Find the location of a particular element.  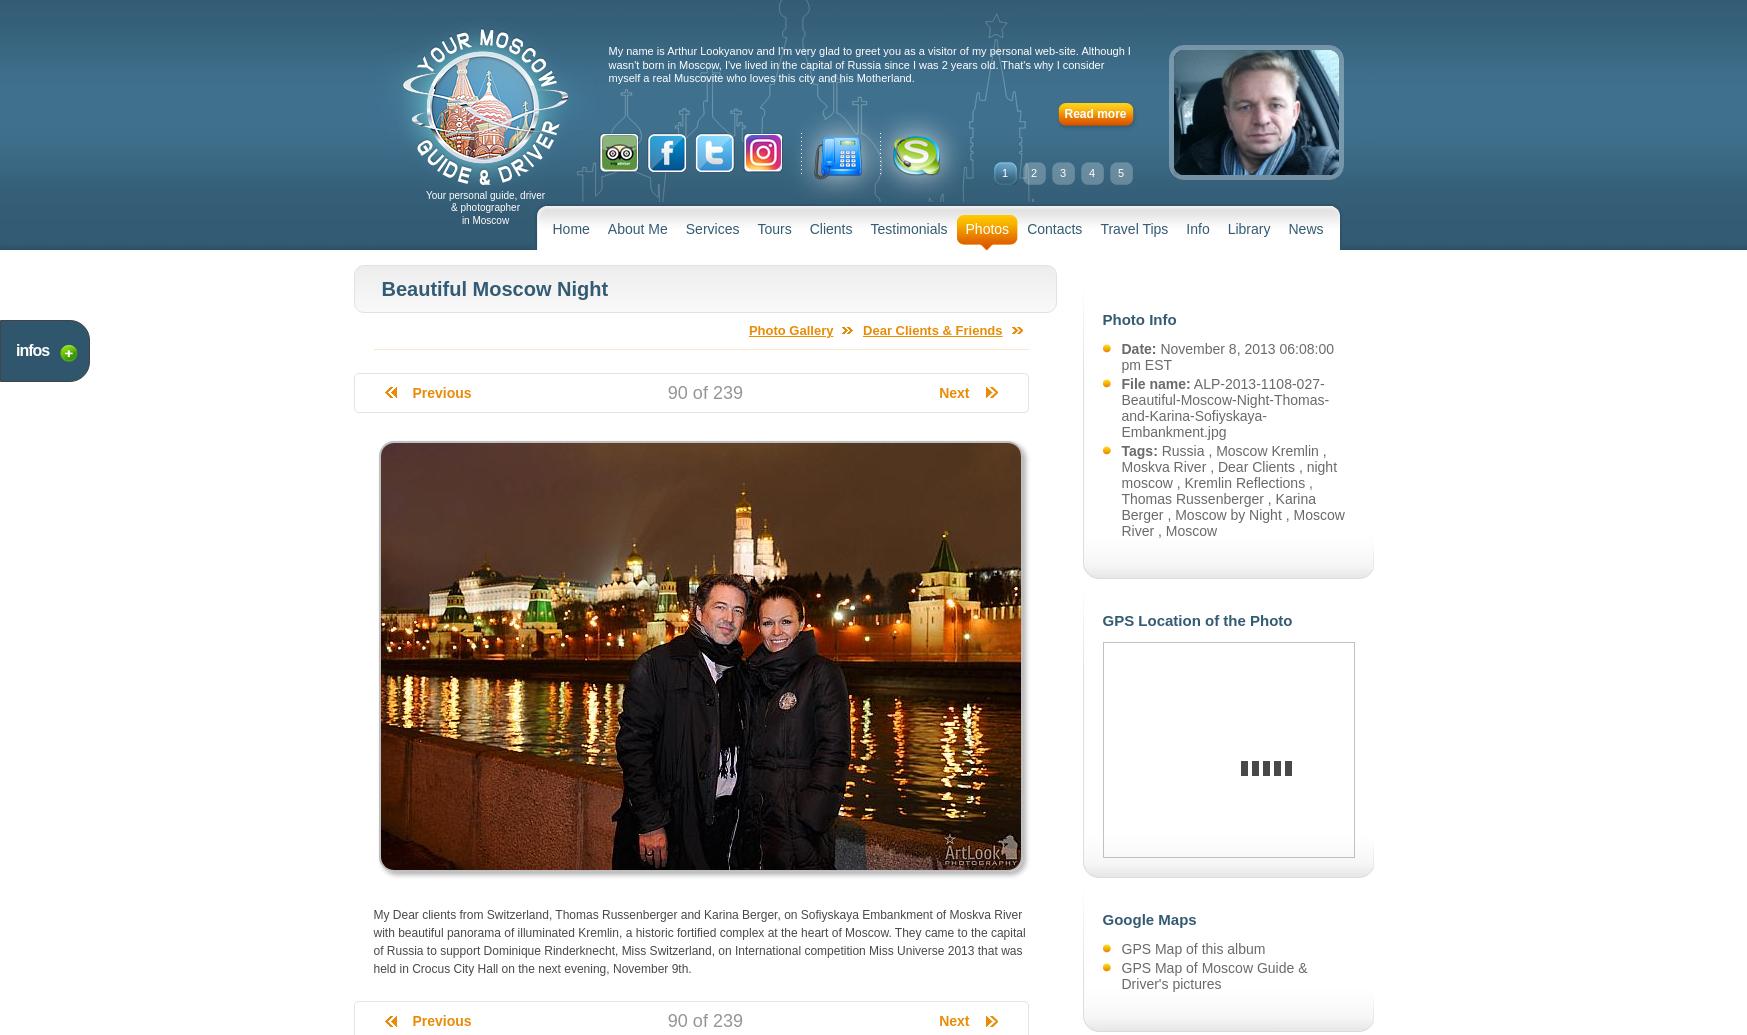

'Read more' is located at coordinates (1095, 113).